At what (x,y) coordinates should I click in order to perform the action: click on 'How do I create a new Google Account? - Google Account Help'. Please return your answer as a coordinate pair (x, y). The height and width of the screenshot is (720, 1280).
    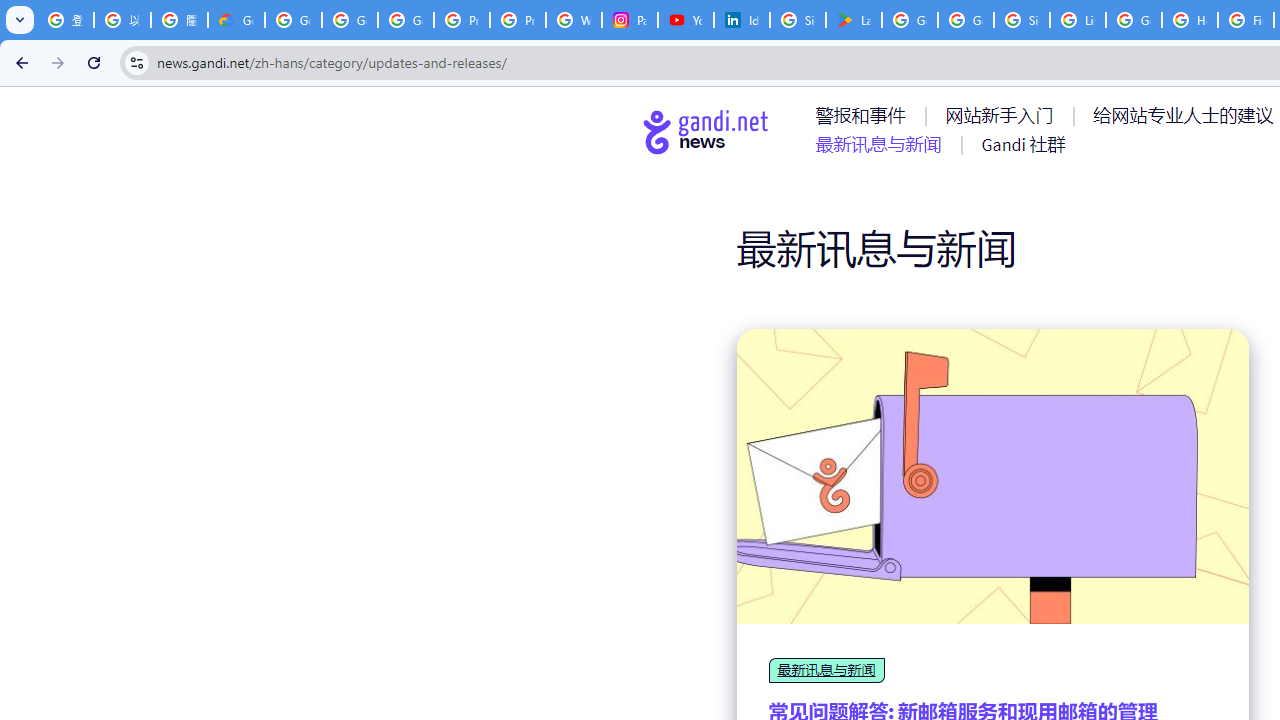
    Looking at the image, I should click on (1190, 20).